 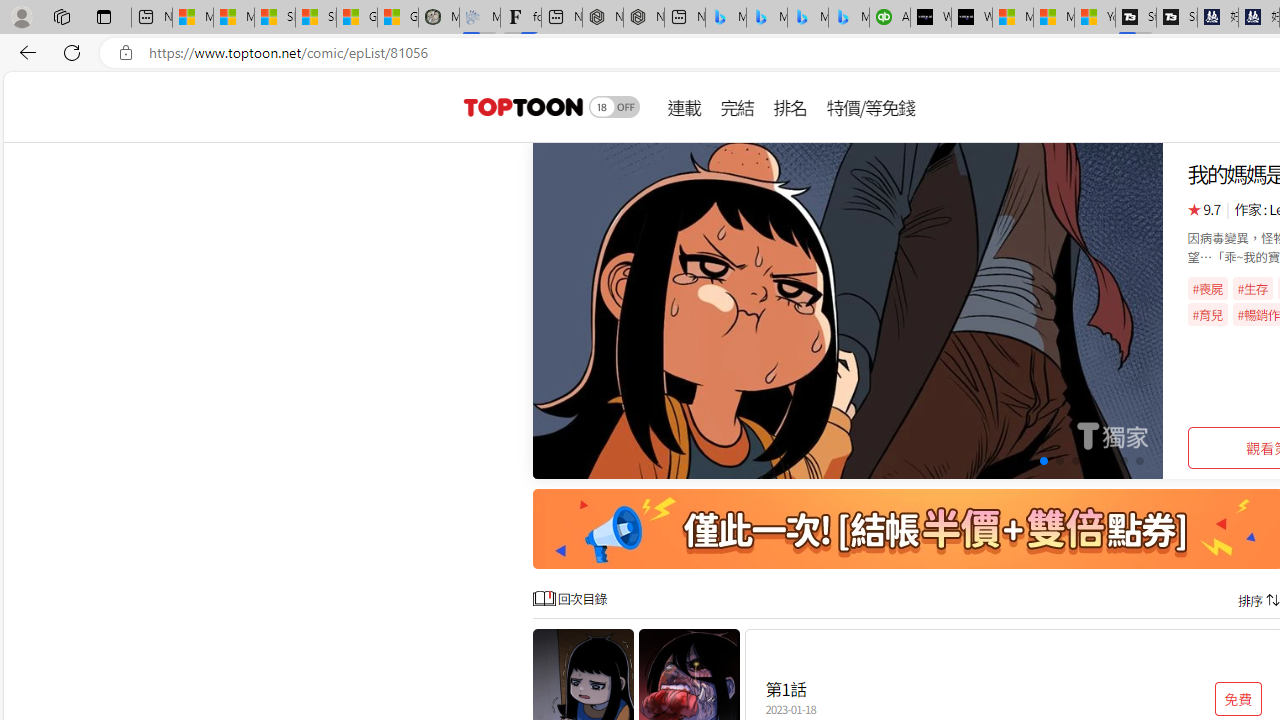 I want to click on 'Go to slide 5', so click(x=1058, y=461).